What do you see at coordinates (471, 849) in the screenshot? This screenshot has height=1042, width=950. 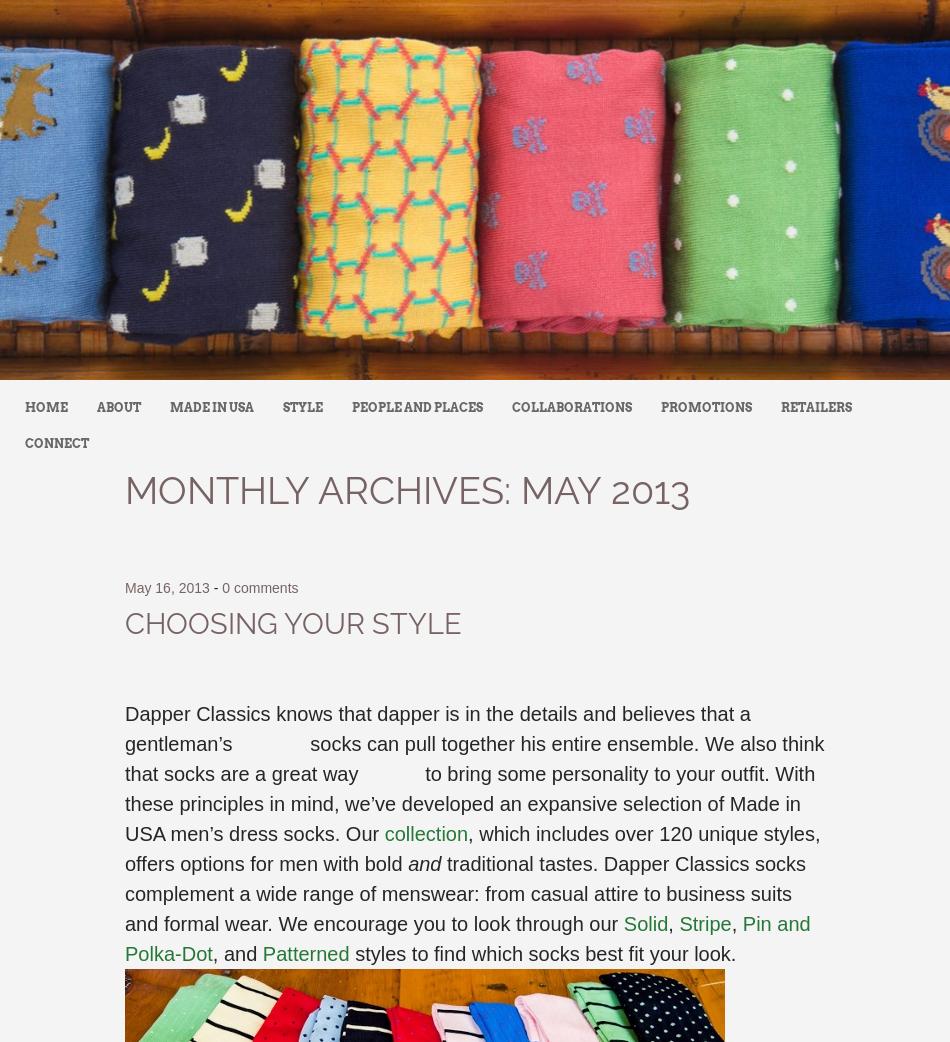 I see `', which includes over 120 unique styles, offers options for men with bold'` at bounding box center [471, 849].